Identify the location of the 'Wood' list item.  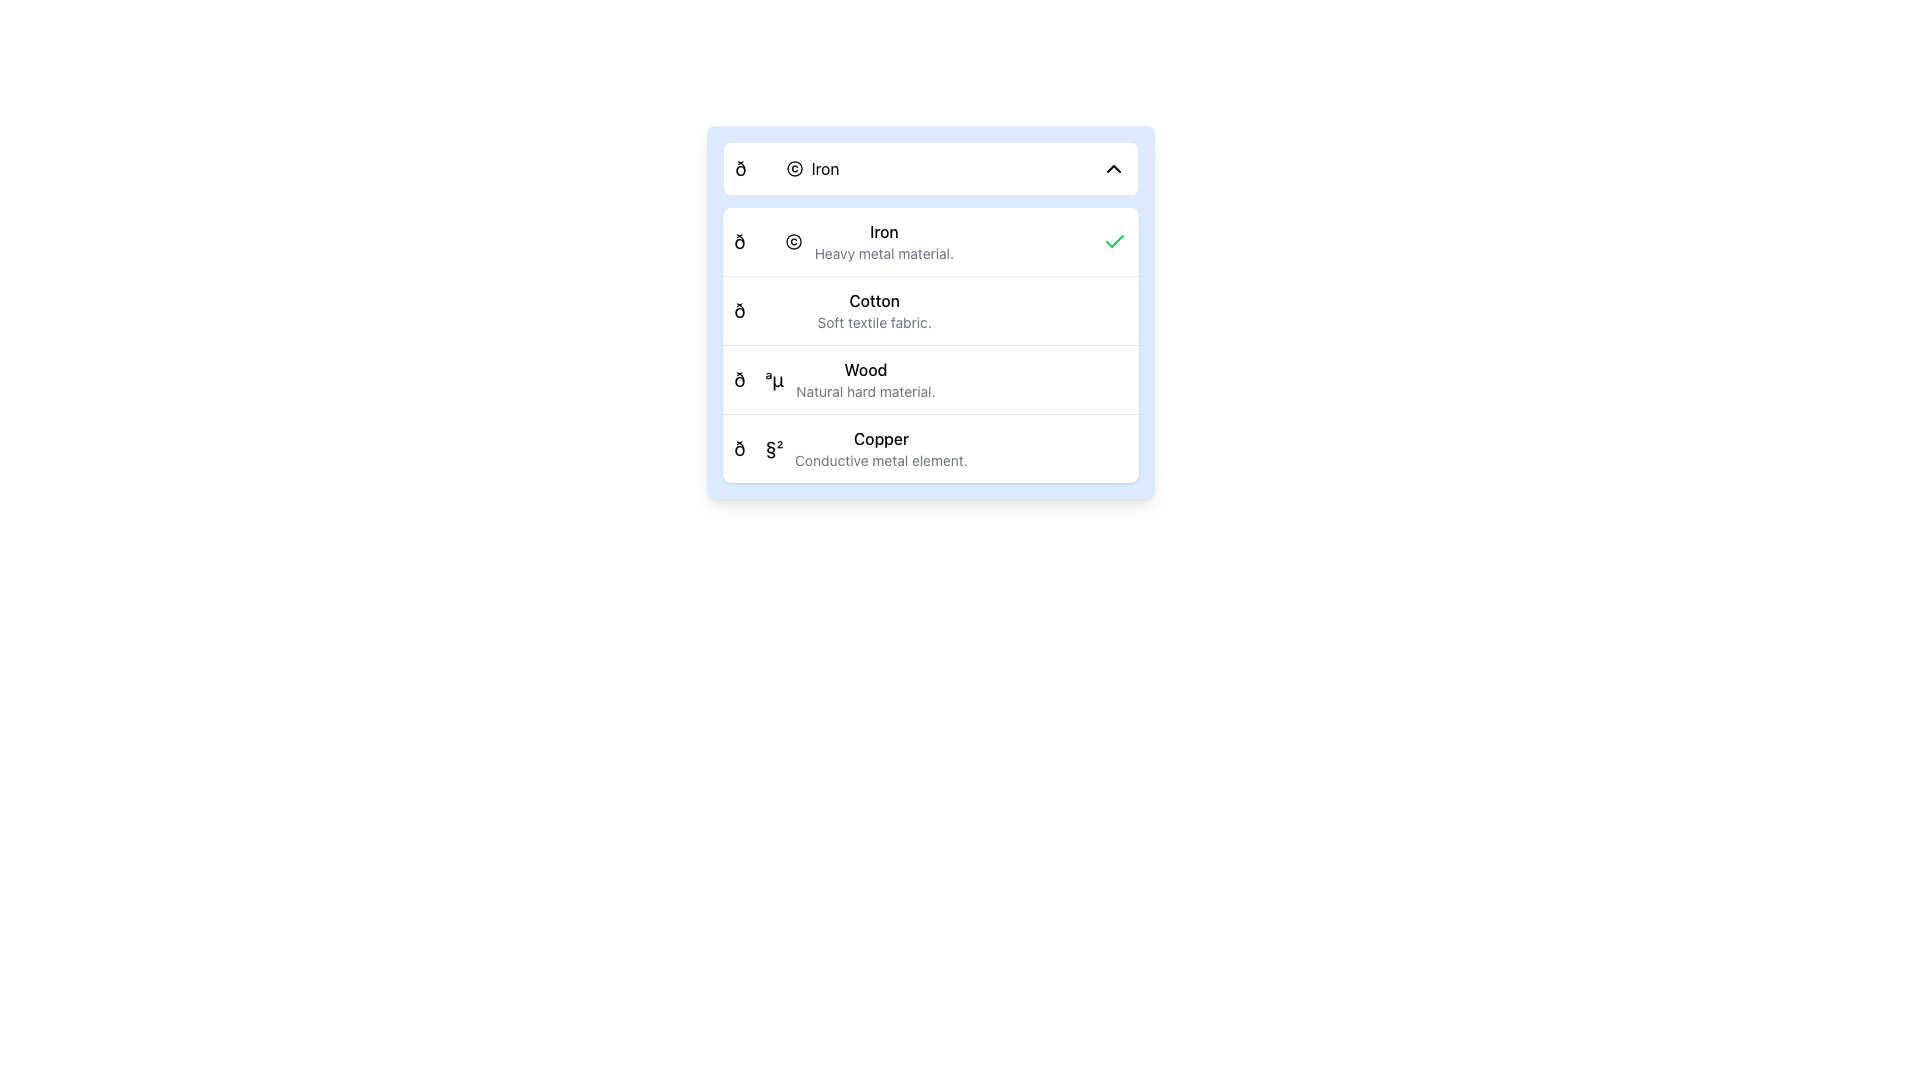
(835, 380).